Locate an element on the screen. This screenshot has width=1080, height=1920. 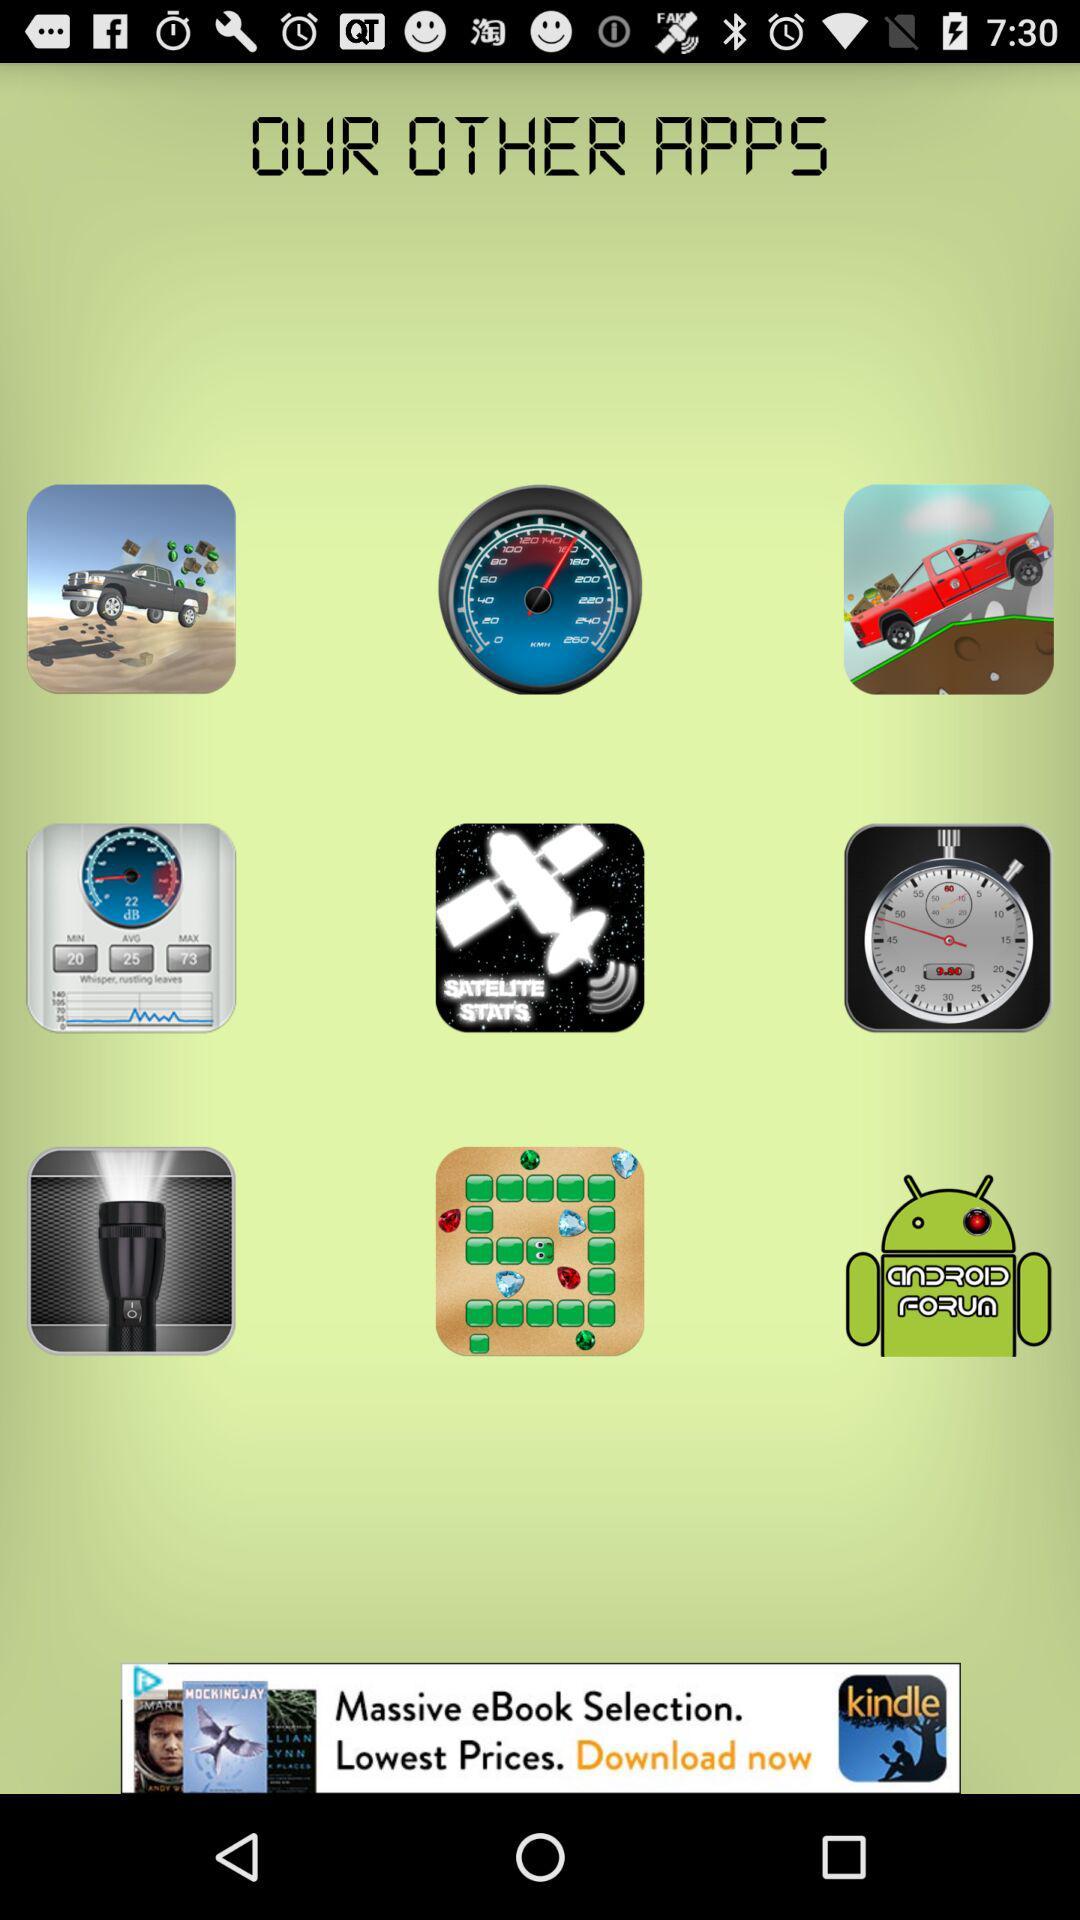
show gps is located at coordinates (947, 588).